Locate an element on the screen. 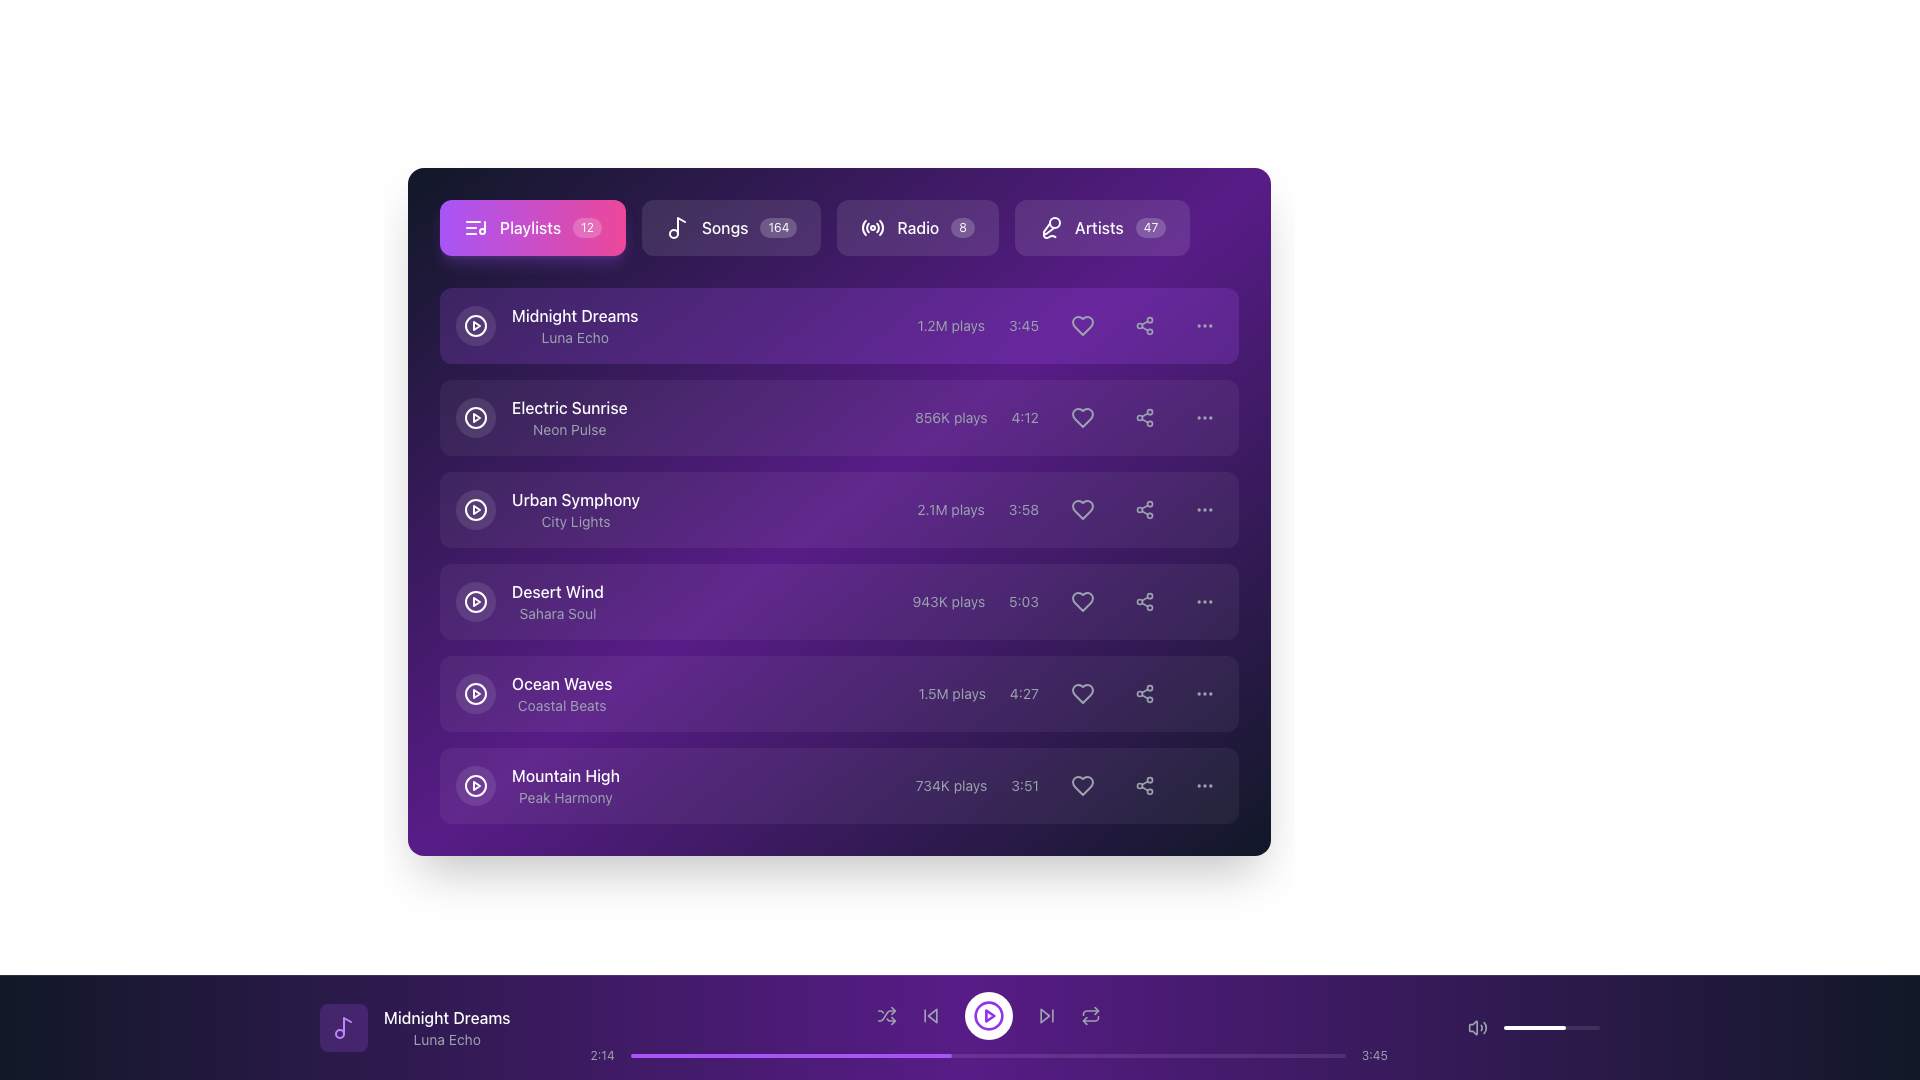 This screenshot has height=1080, width=1920. the small circular play button with a white play icon, located at the leftmost part of the row for the song 'Midnight Dreams' by 'Luna Echo' is located at coordinates (474, 325).